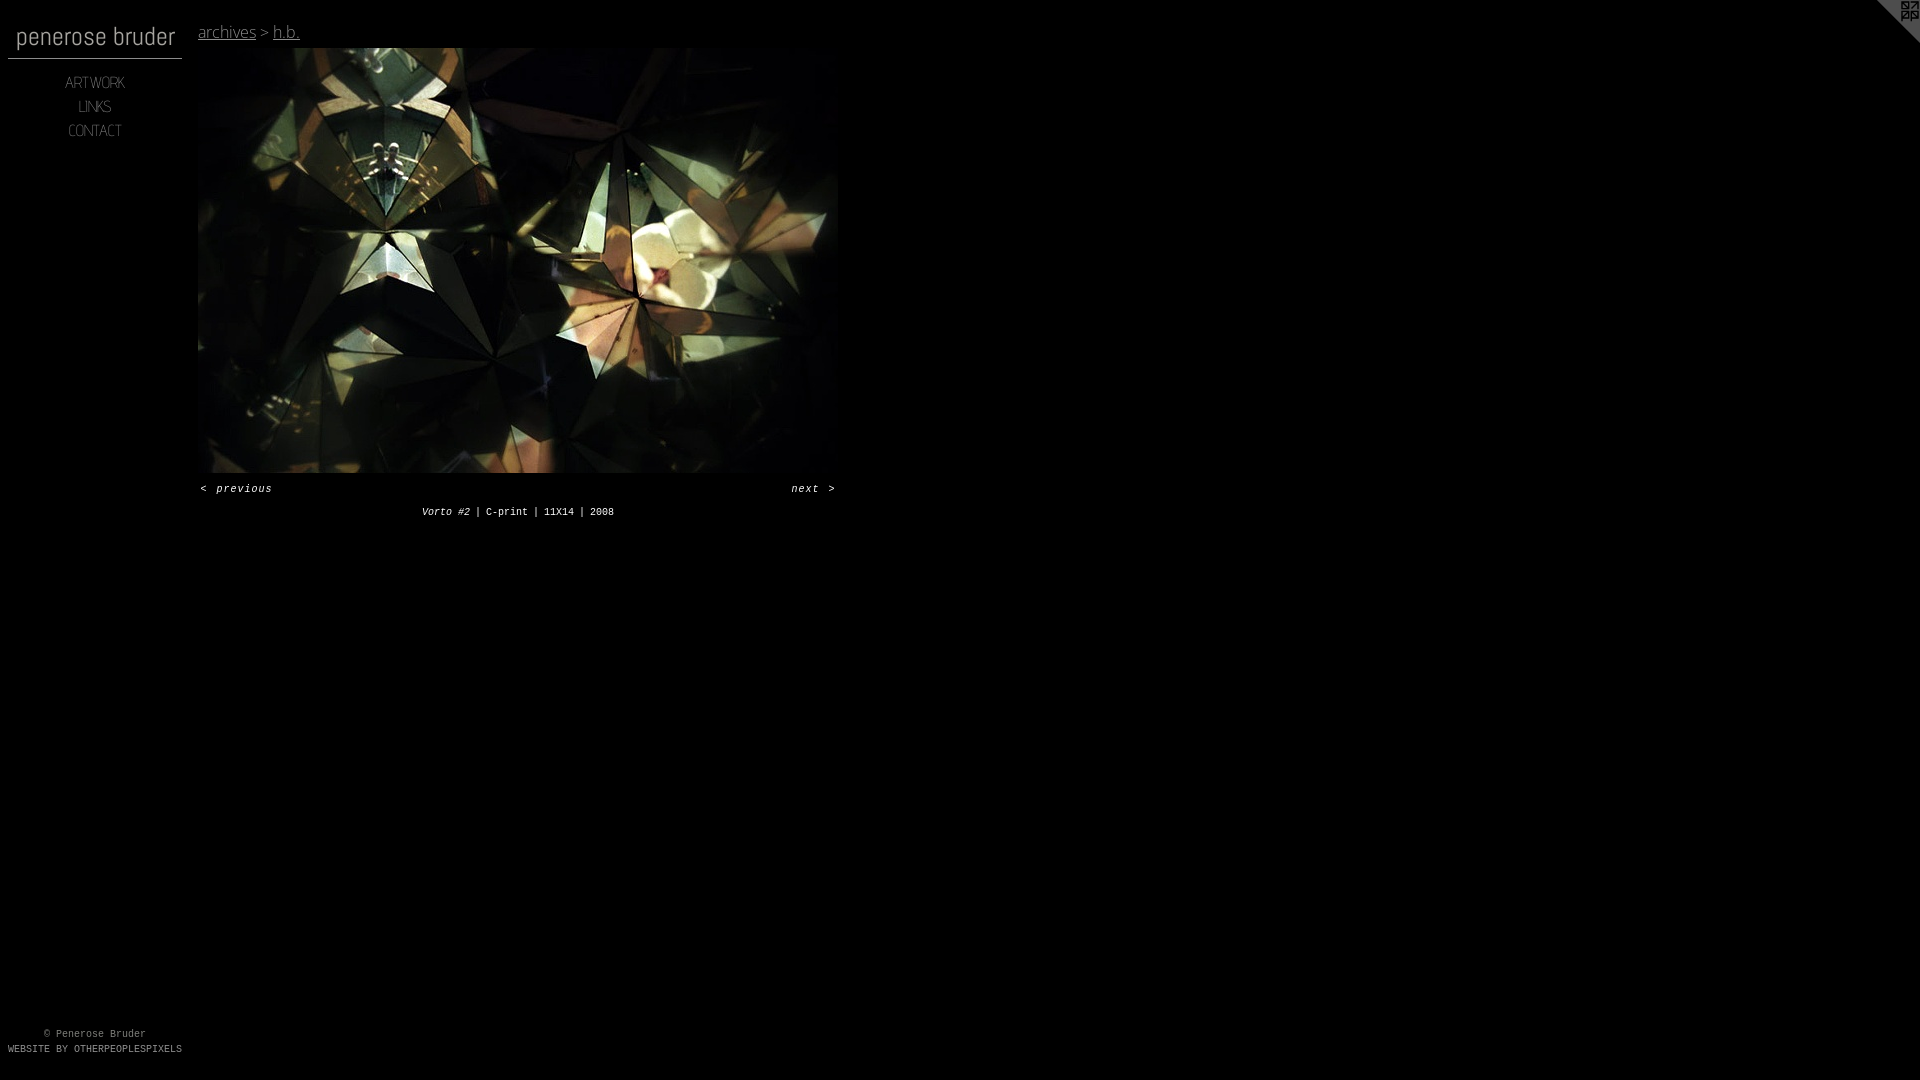 This screenshot has height=1080, width=1920. What do you see at coordinates (94, 107) in the screenshot?
I see `'LINKS'` at bounding box center [94, 107].